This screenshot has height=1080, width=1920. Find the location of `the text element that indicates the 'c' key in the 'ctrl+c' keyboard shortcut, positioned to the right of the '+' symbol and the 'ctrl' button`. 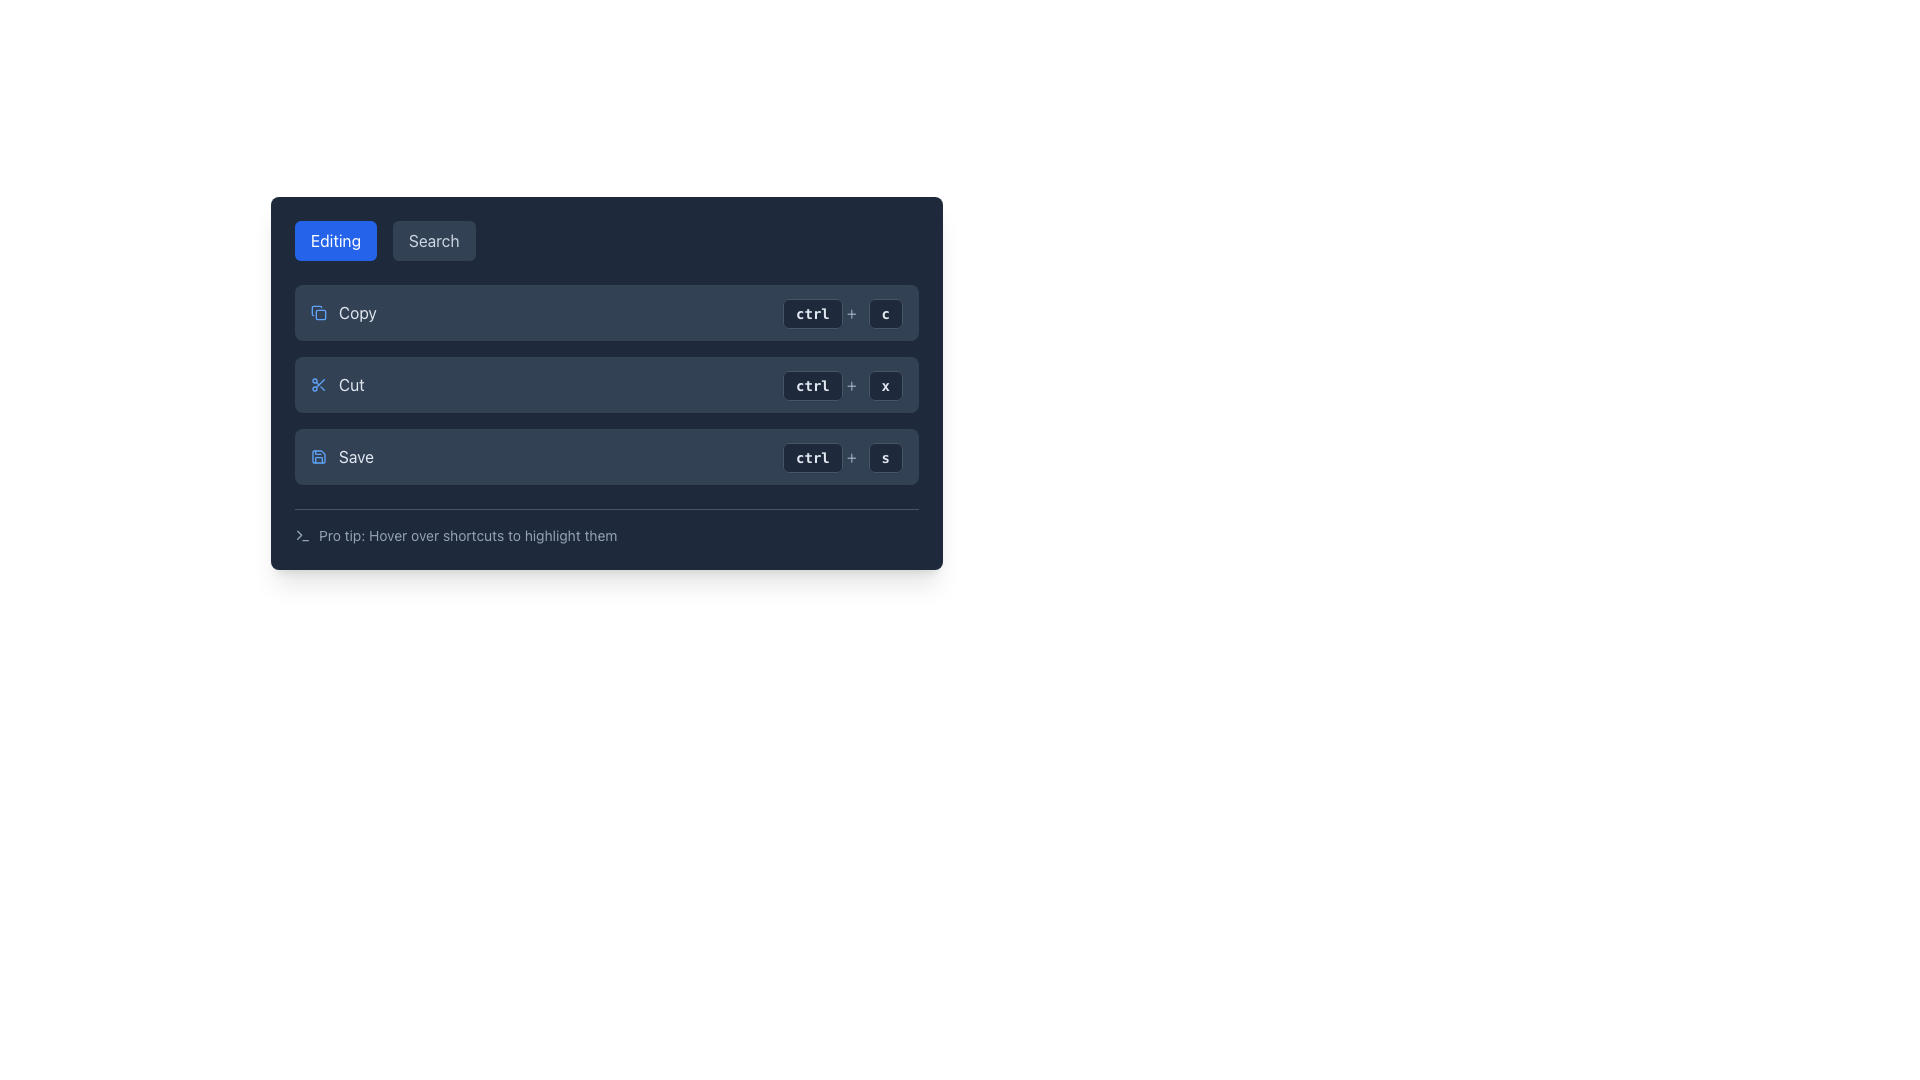

the text element that indicates the 'c' key in the 'ctrl+c' keyboard shortcut, positioned to the right of the '+' symbol and the 'ctrl' button is located at coordinates (884, 312).